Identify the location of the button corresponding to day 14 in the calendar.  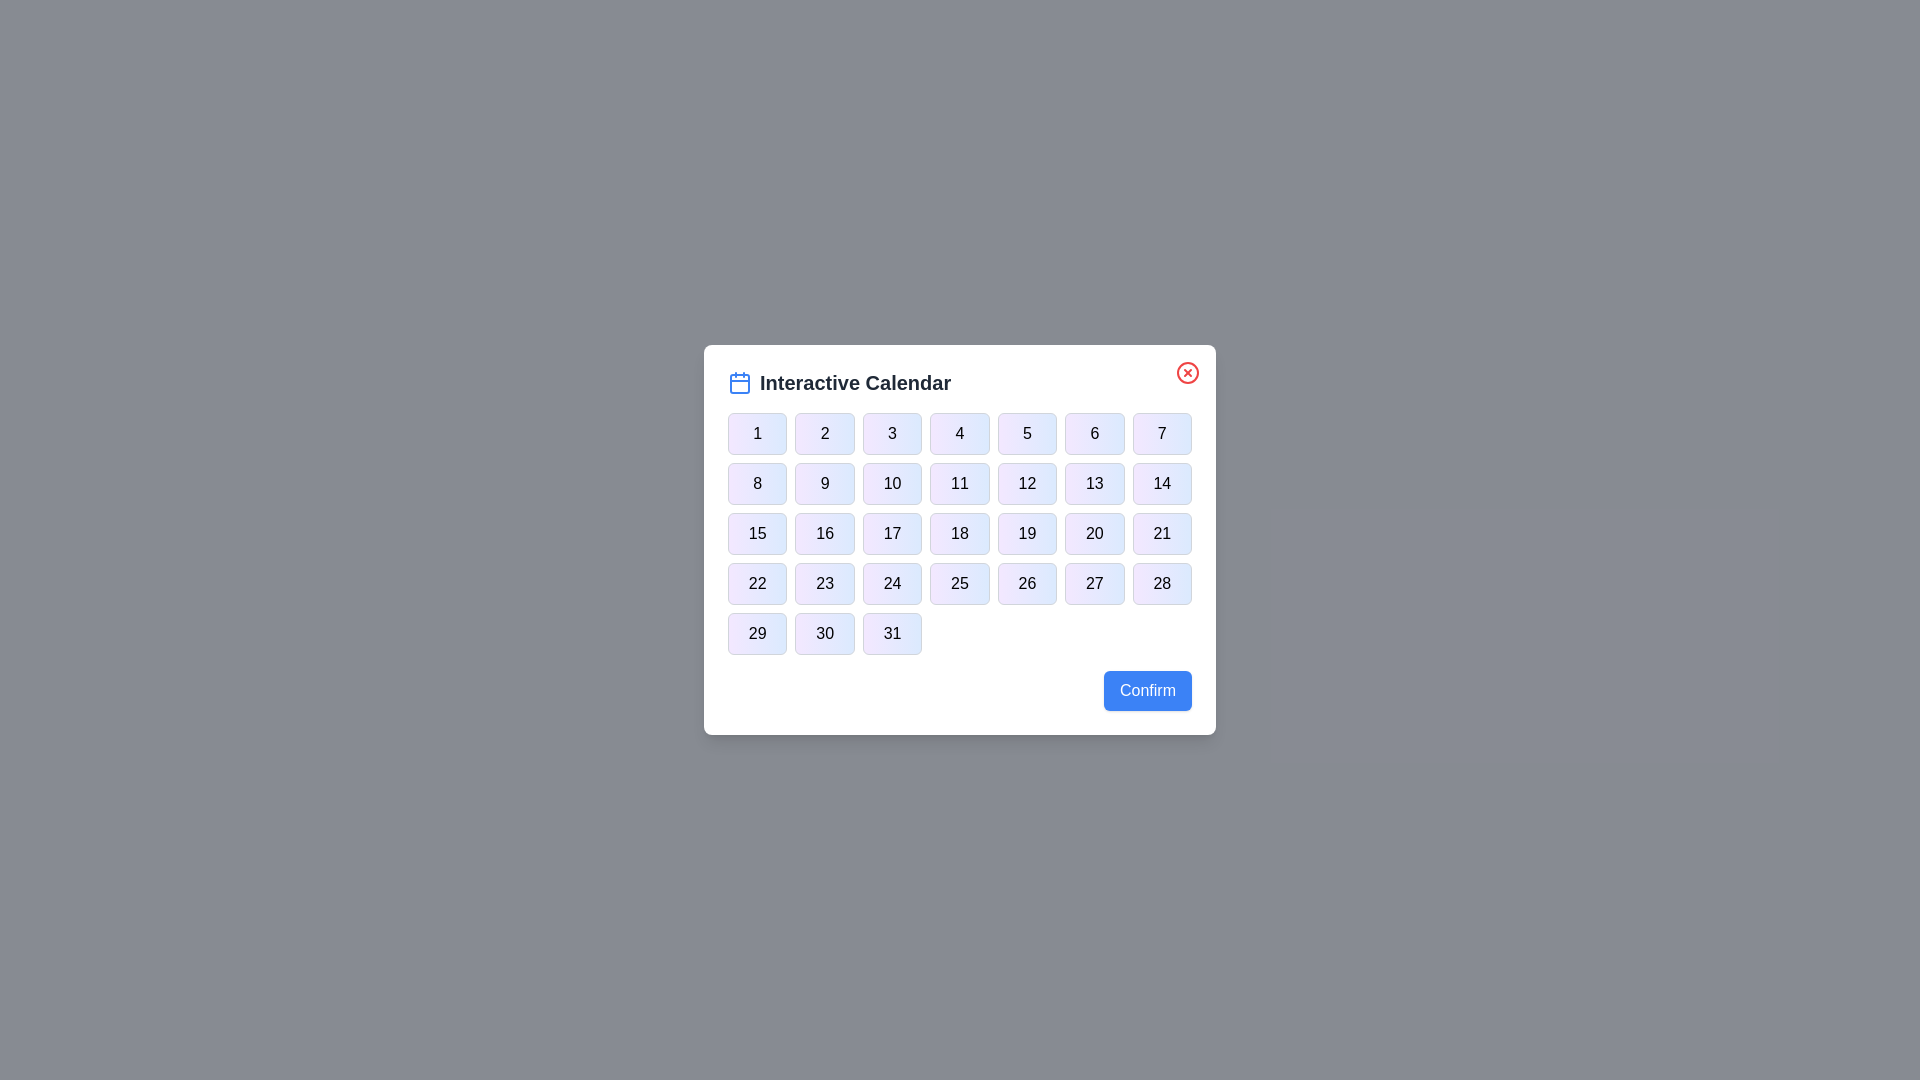
(1162, 483).